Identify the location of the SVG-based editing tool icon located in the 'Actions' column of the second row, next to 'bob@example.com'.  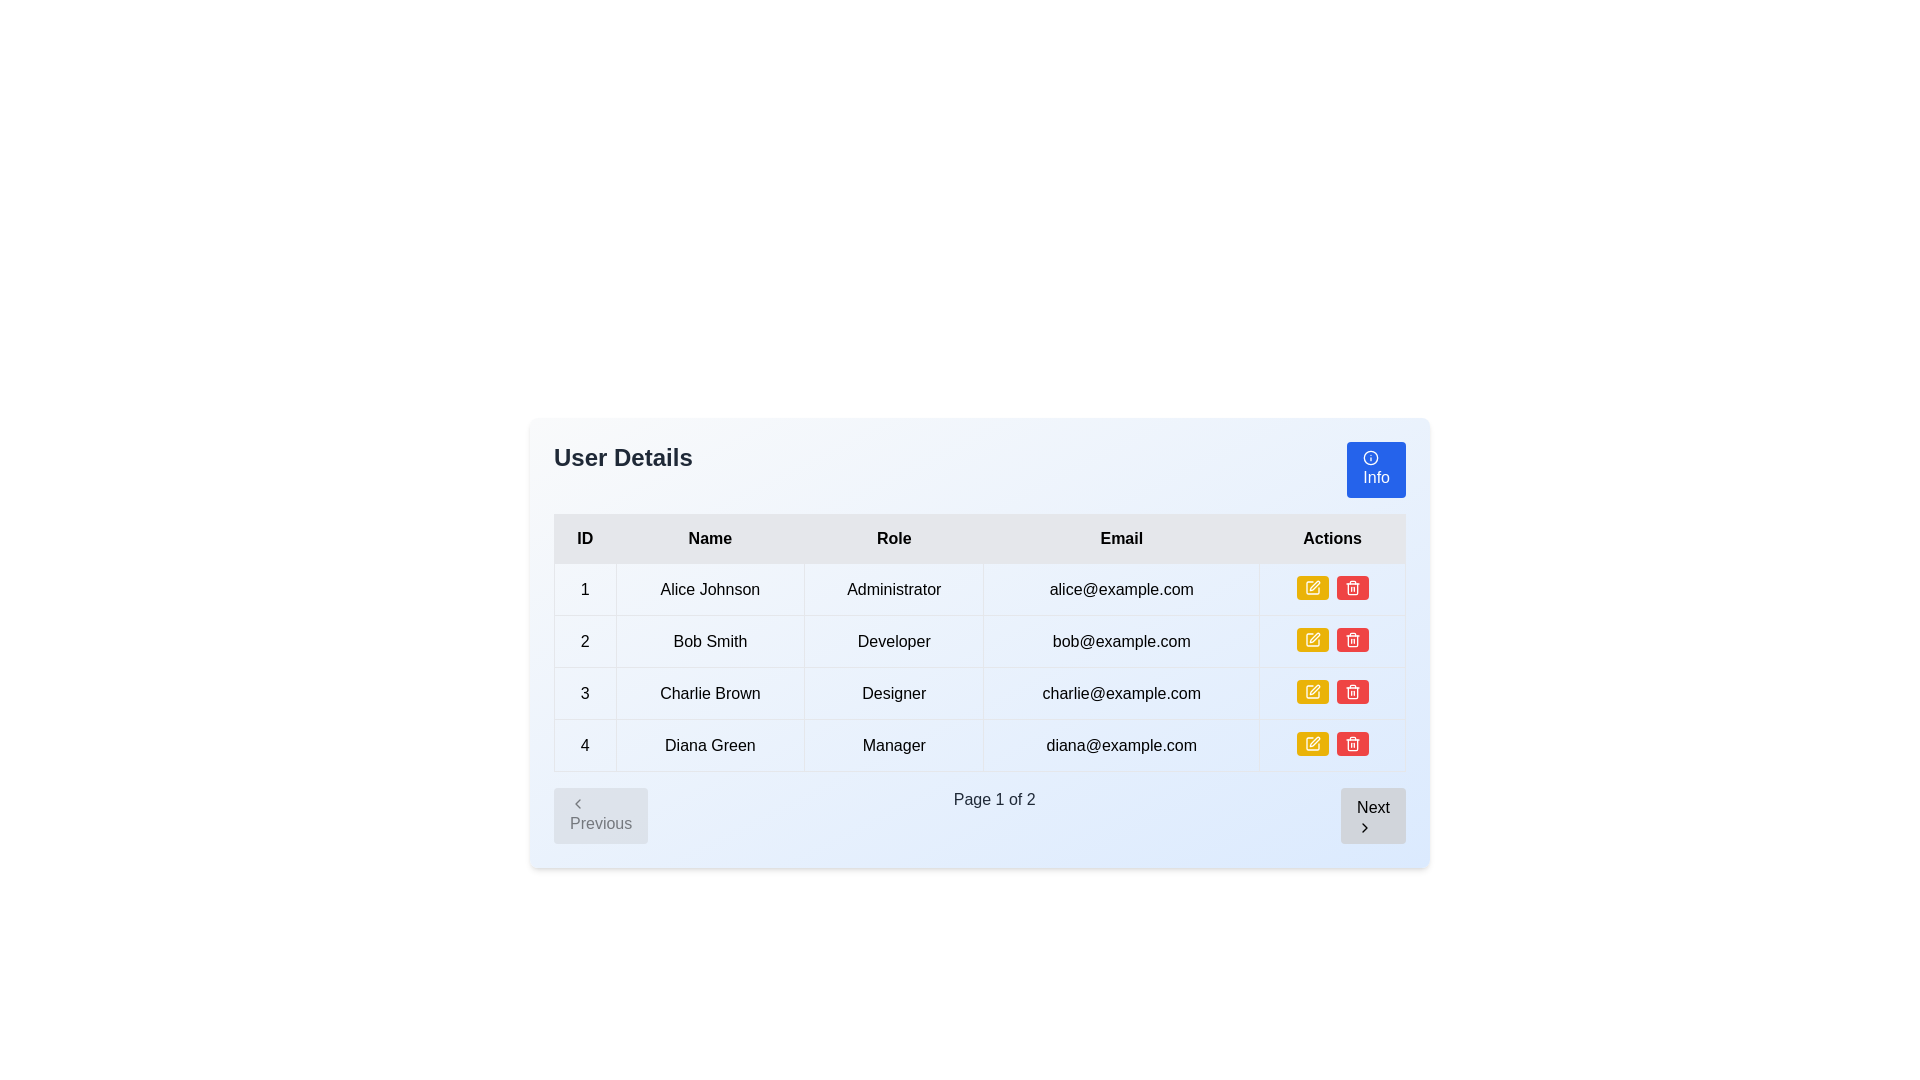
(1314, 585).